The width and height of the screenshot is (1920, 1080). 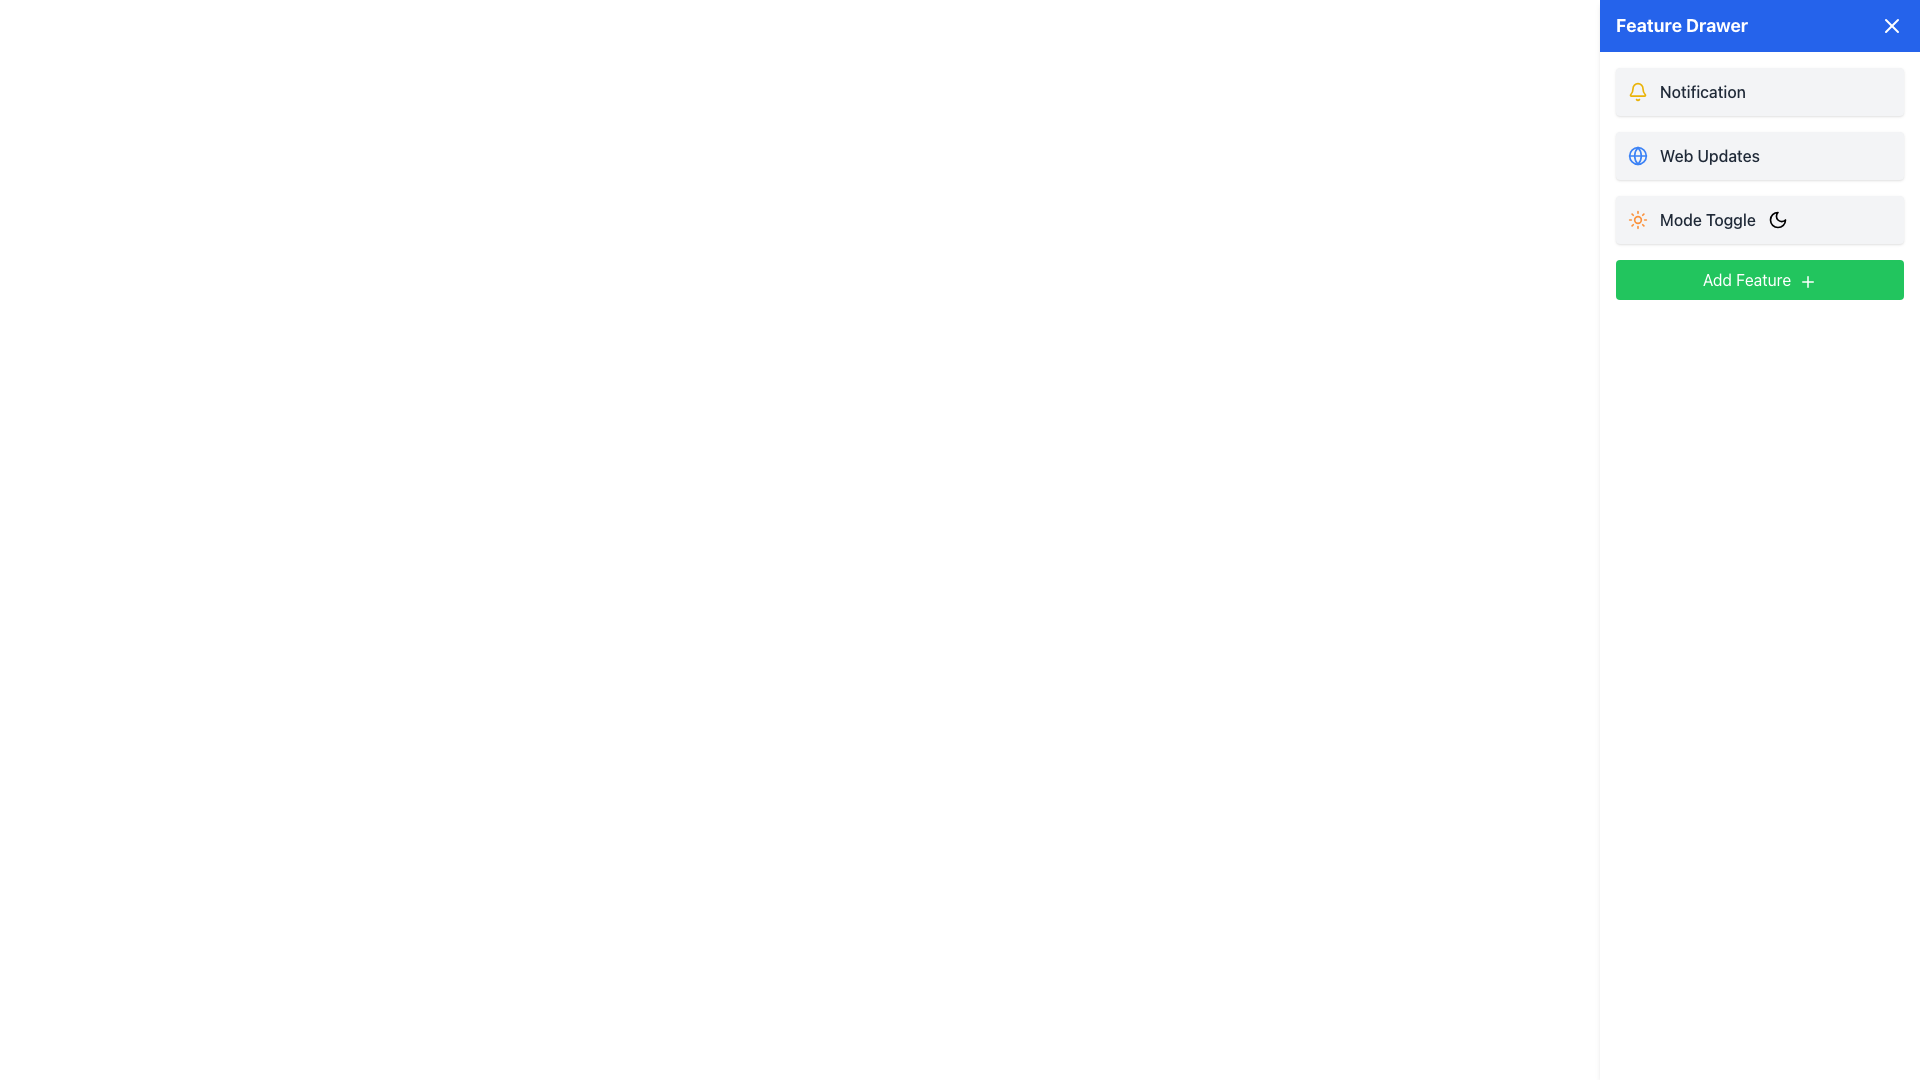 What do you see at coordinates (1707, 154) in the screenshot?
I see `the 'Web Updates' text label in the vertical menu list` at bounding box center [1707, 154].